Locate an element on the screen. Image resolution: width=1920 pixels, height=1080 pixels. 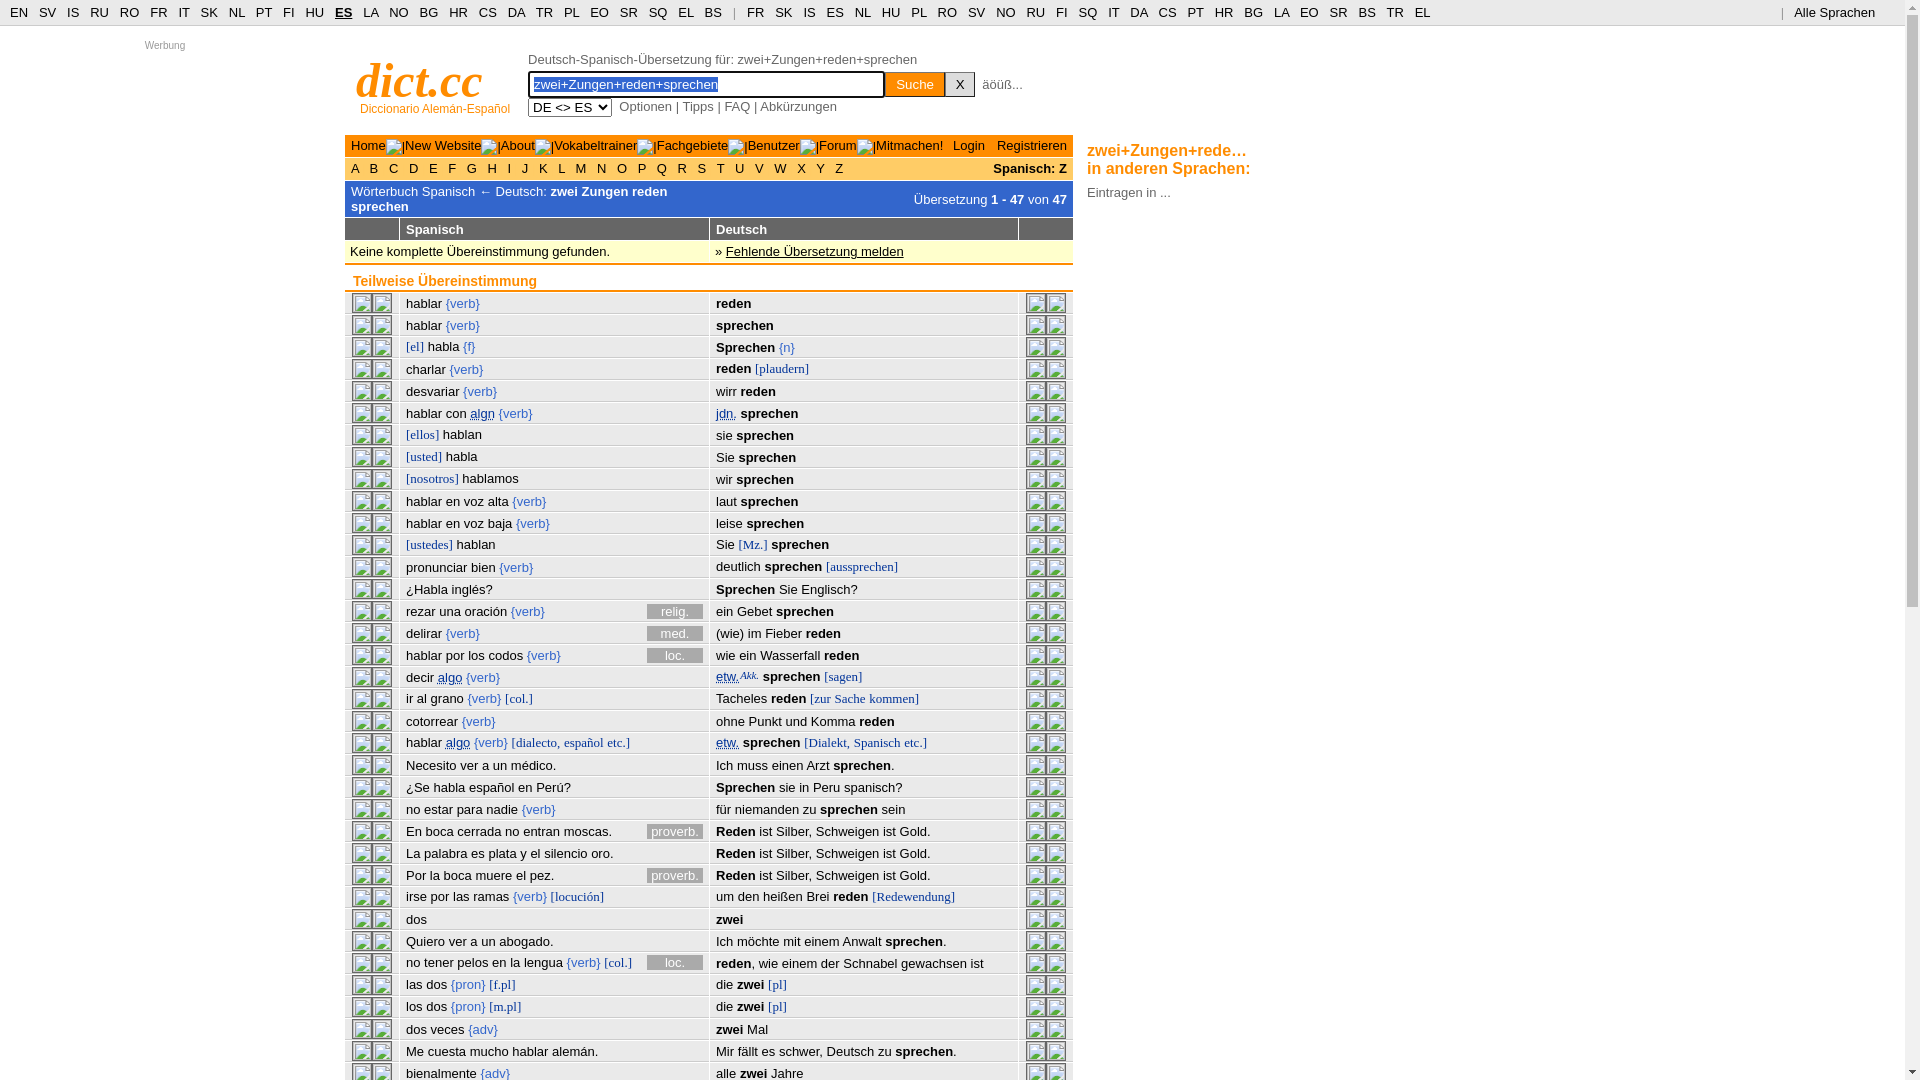
'[pl]' is located at coordinates (776, 1006).